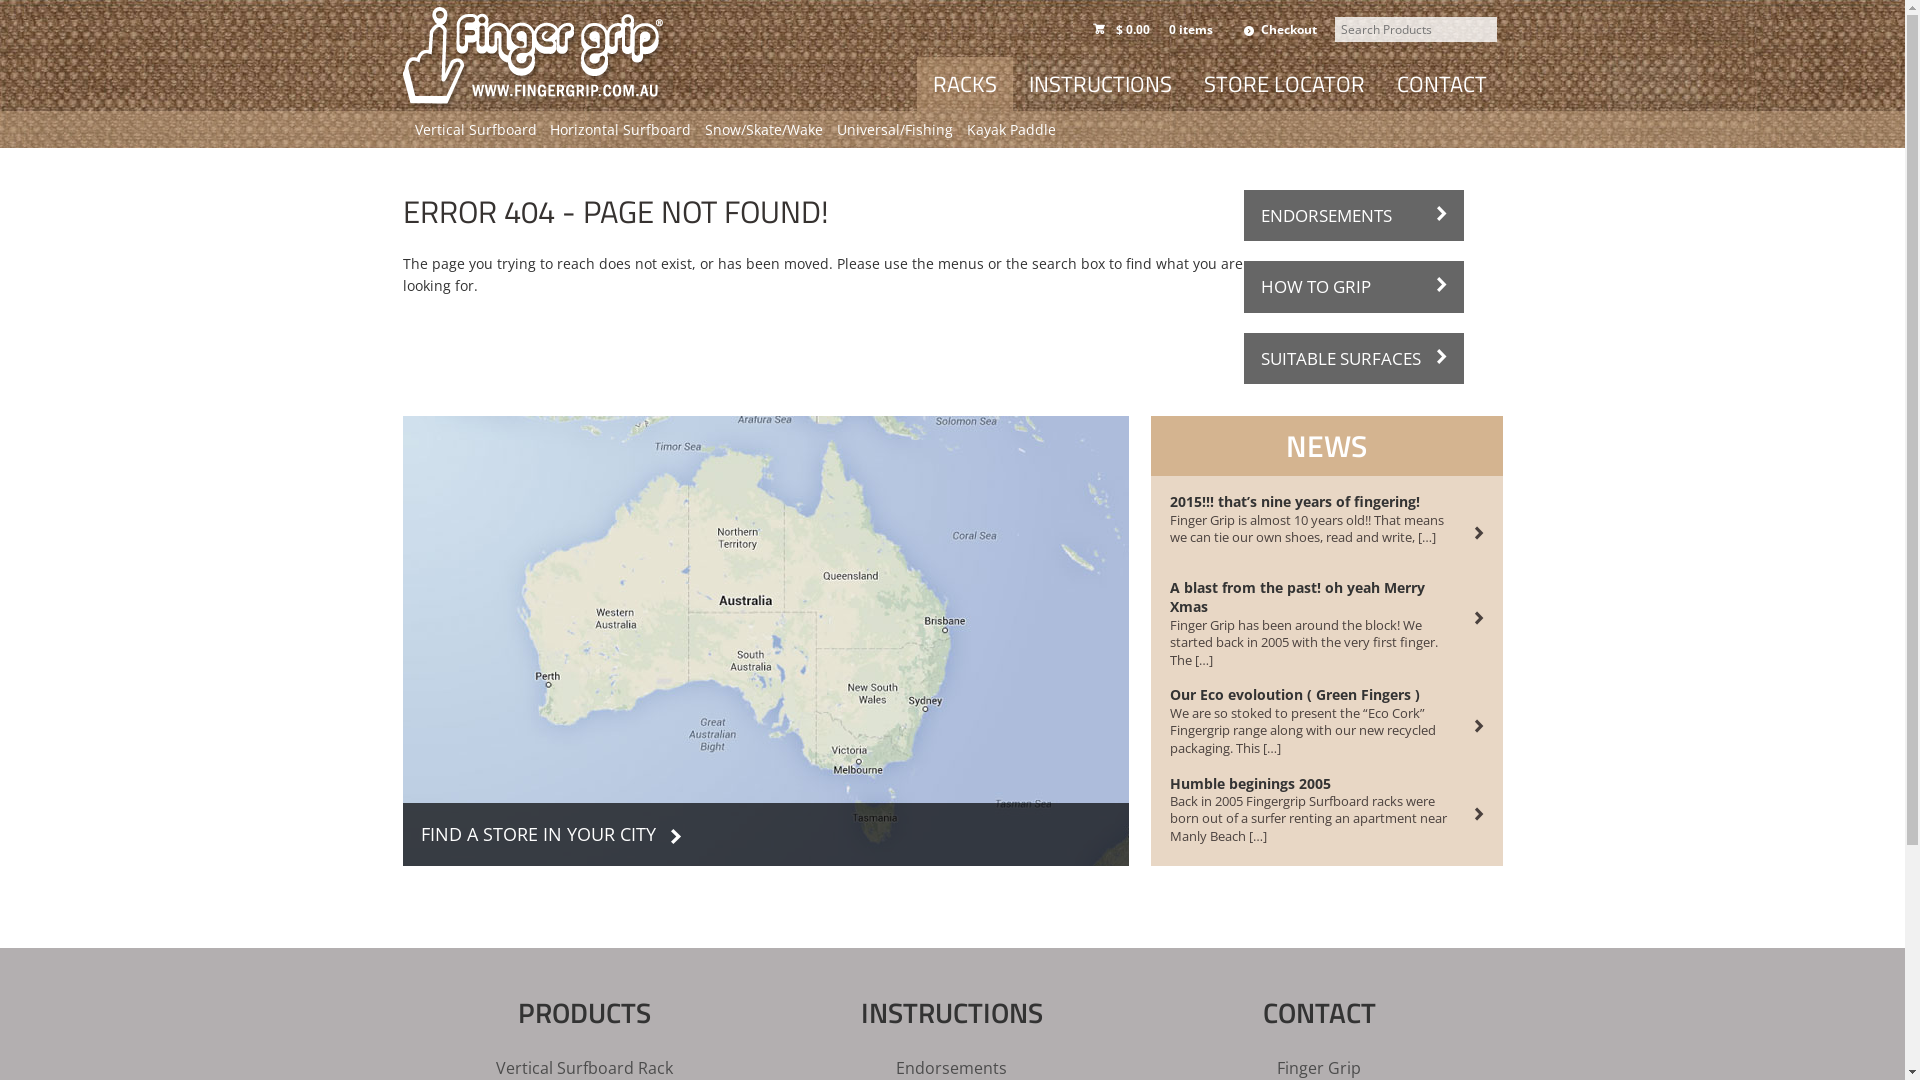  Describe the element at coordinates (583, 1066) in the screenshot. I see `'Vertical Surfboard Rack'` at that location.